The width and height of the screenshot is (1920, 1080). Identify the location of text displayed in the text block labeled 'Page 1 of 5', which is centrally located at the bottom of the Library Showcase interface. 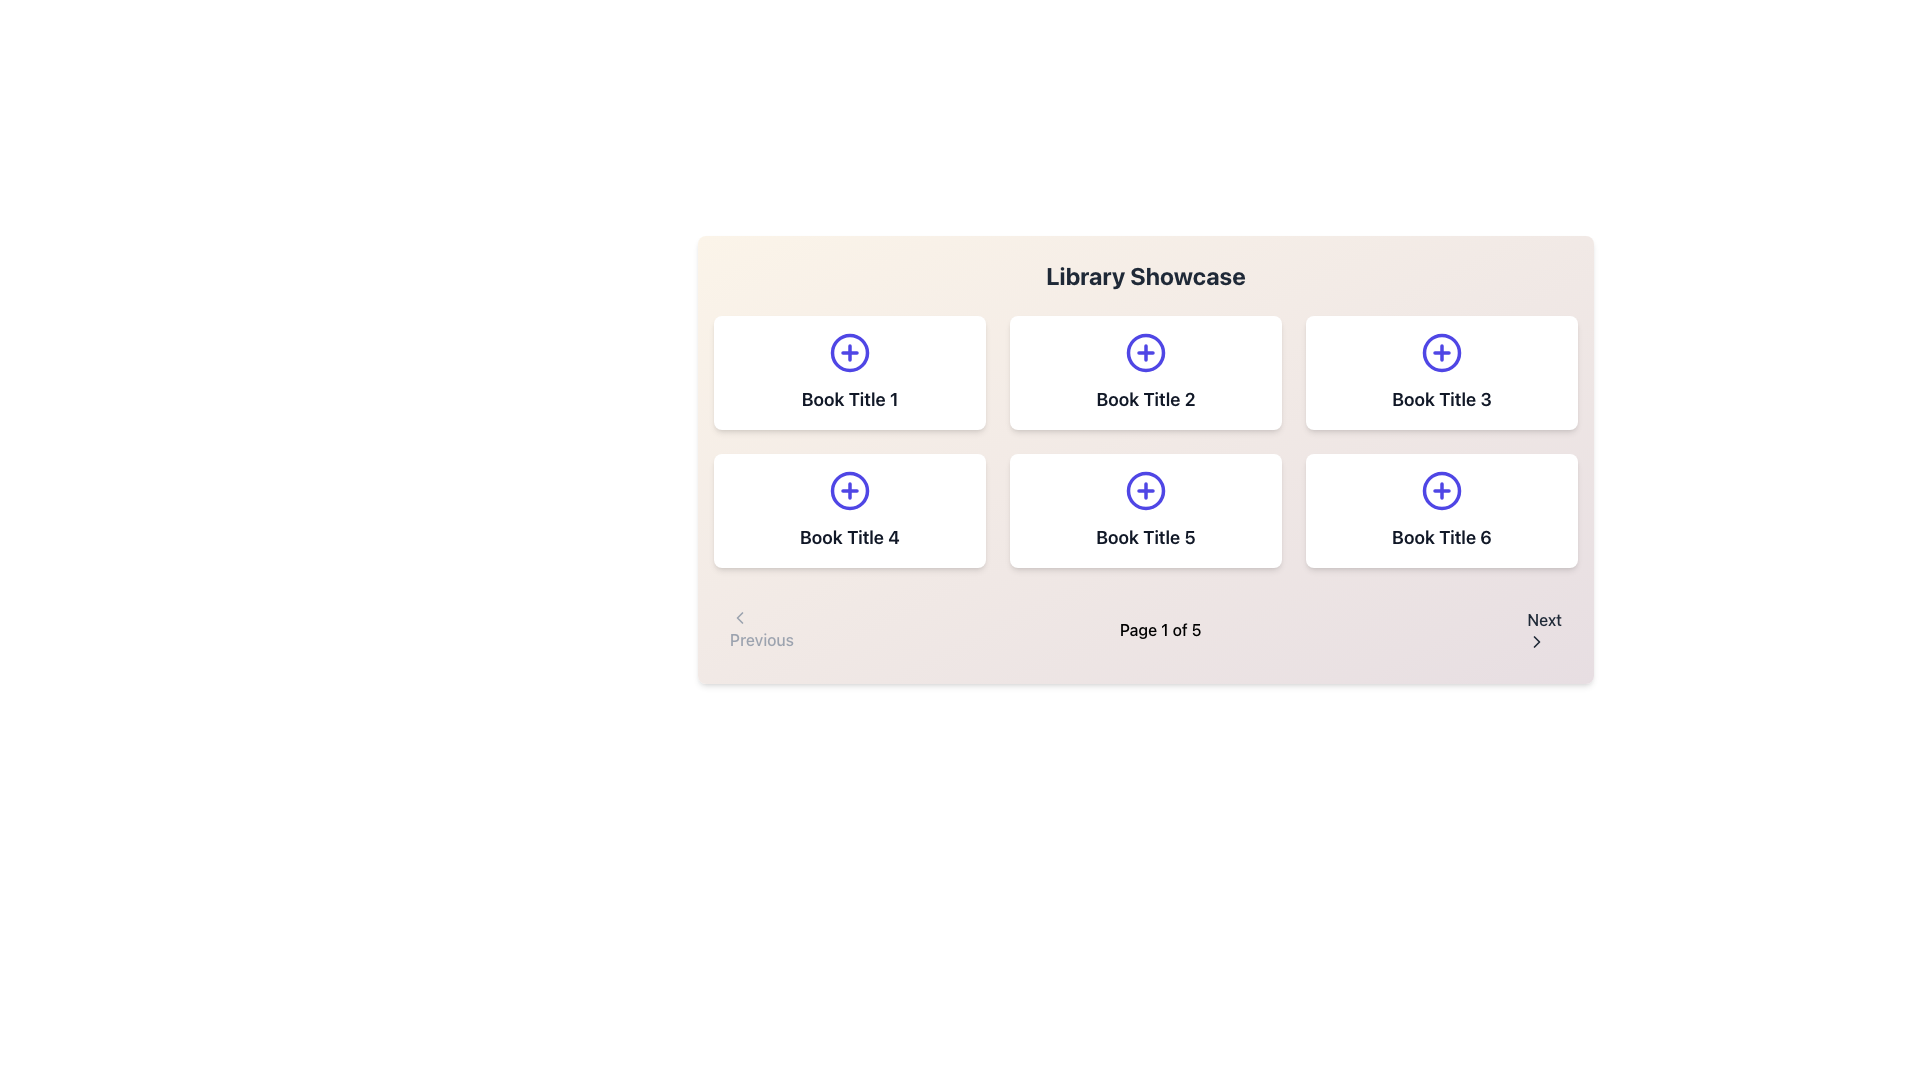
(1160, 628).